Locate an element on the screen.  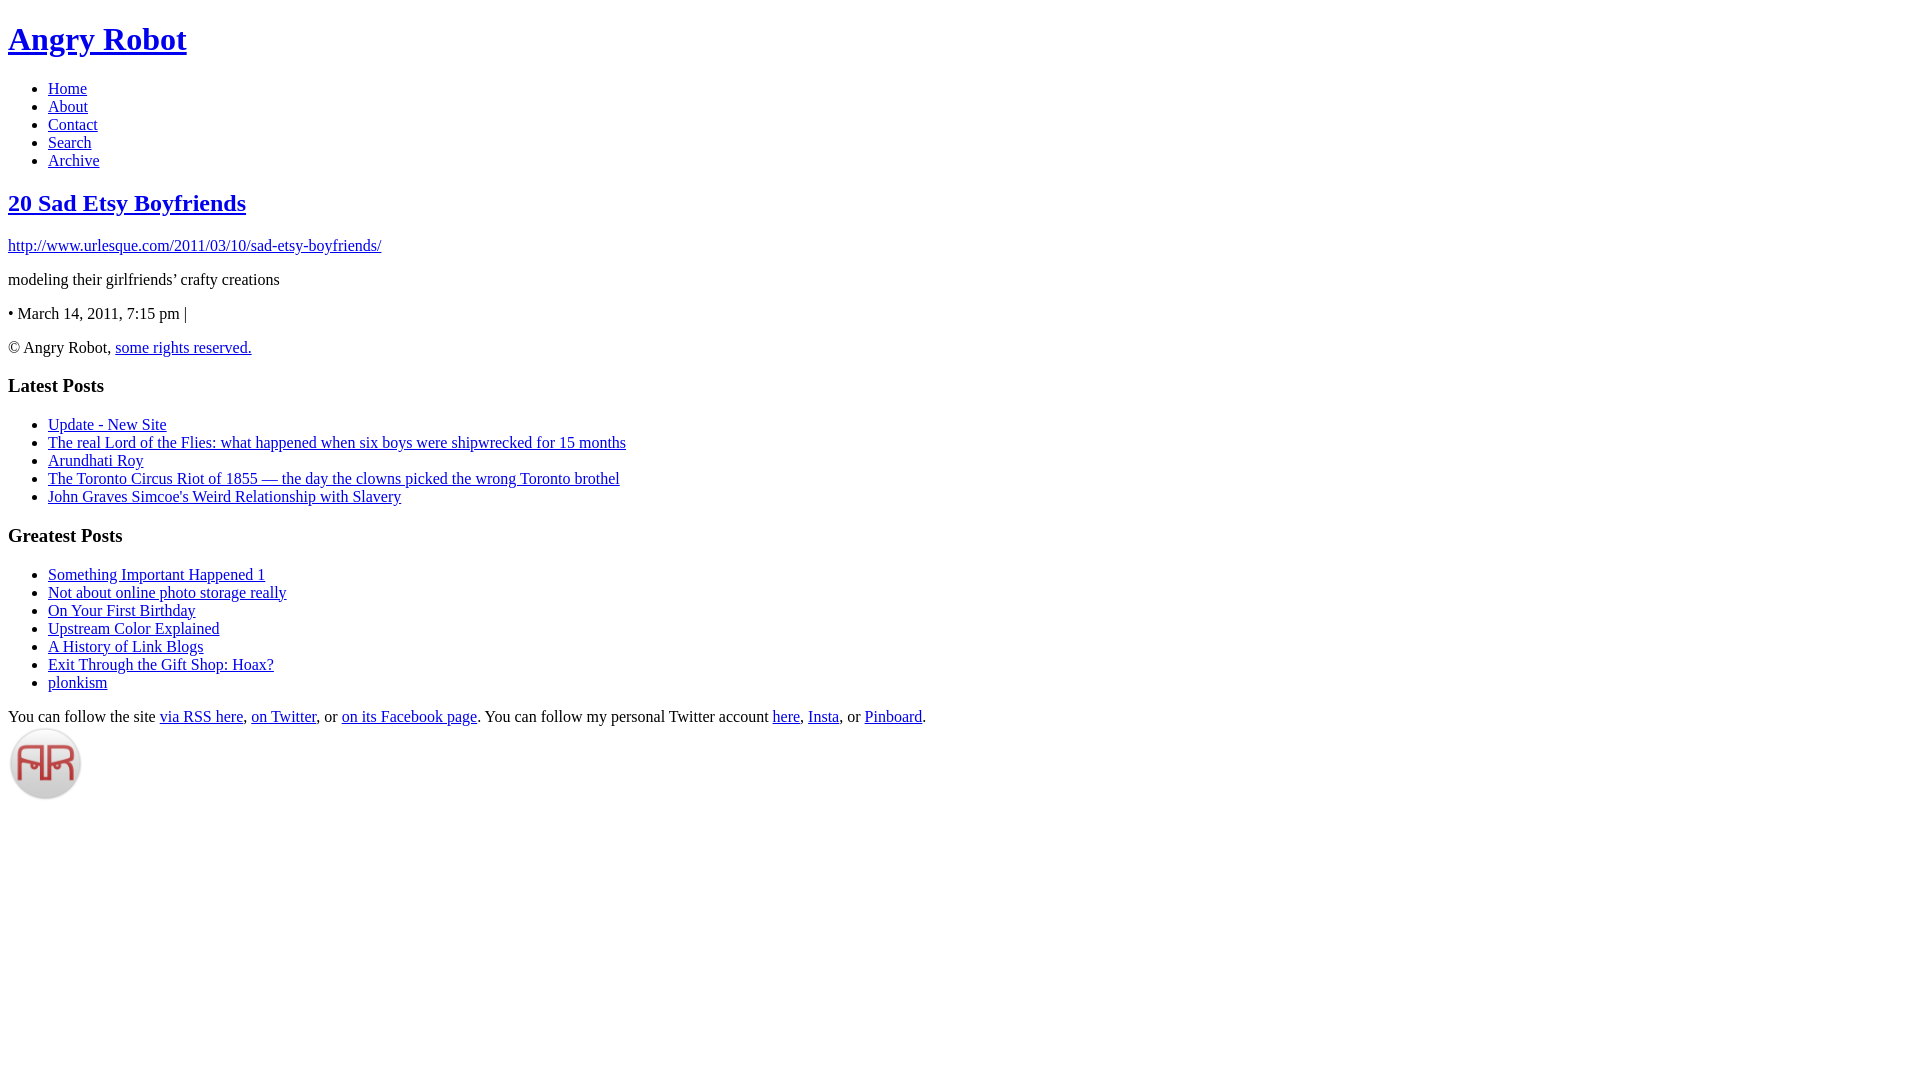
'here' is located at coordinates (771, 715).